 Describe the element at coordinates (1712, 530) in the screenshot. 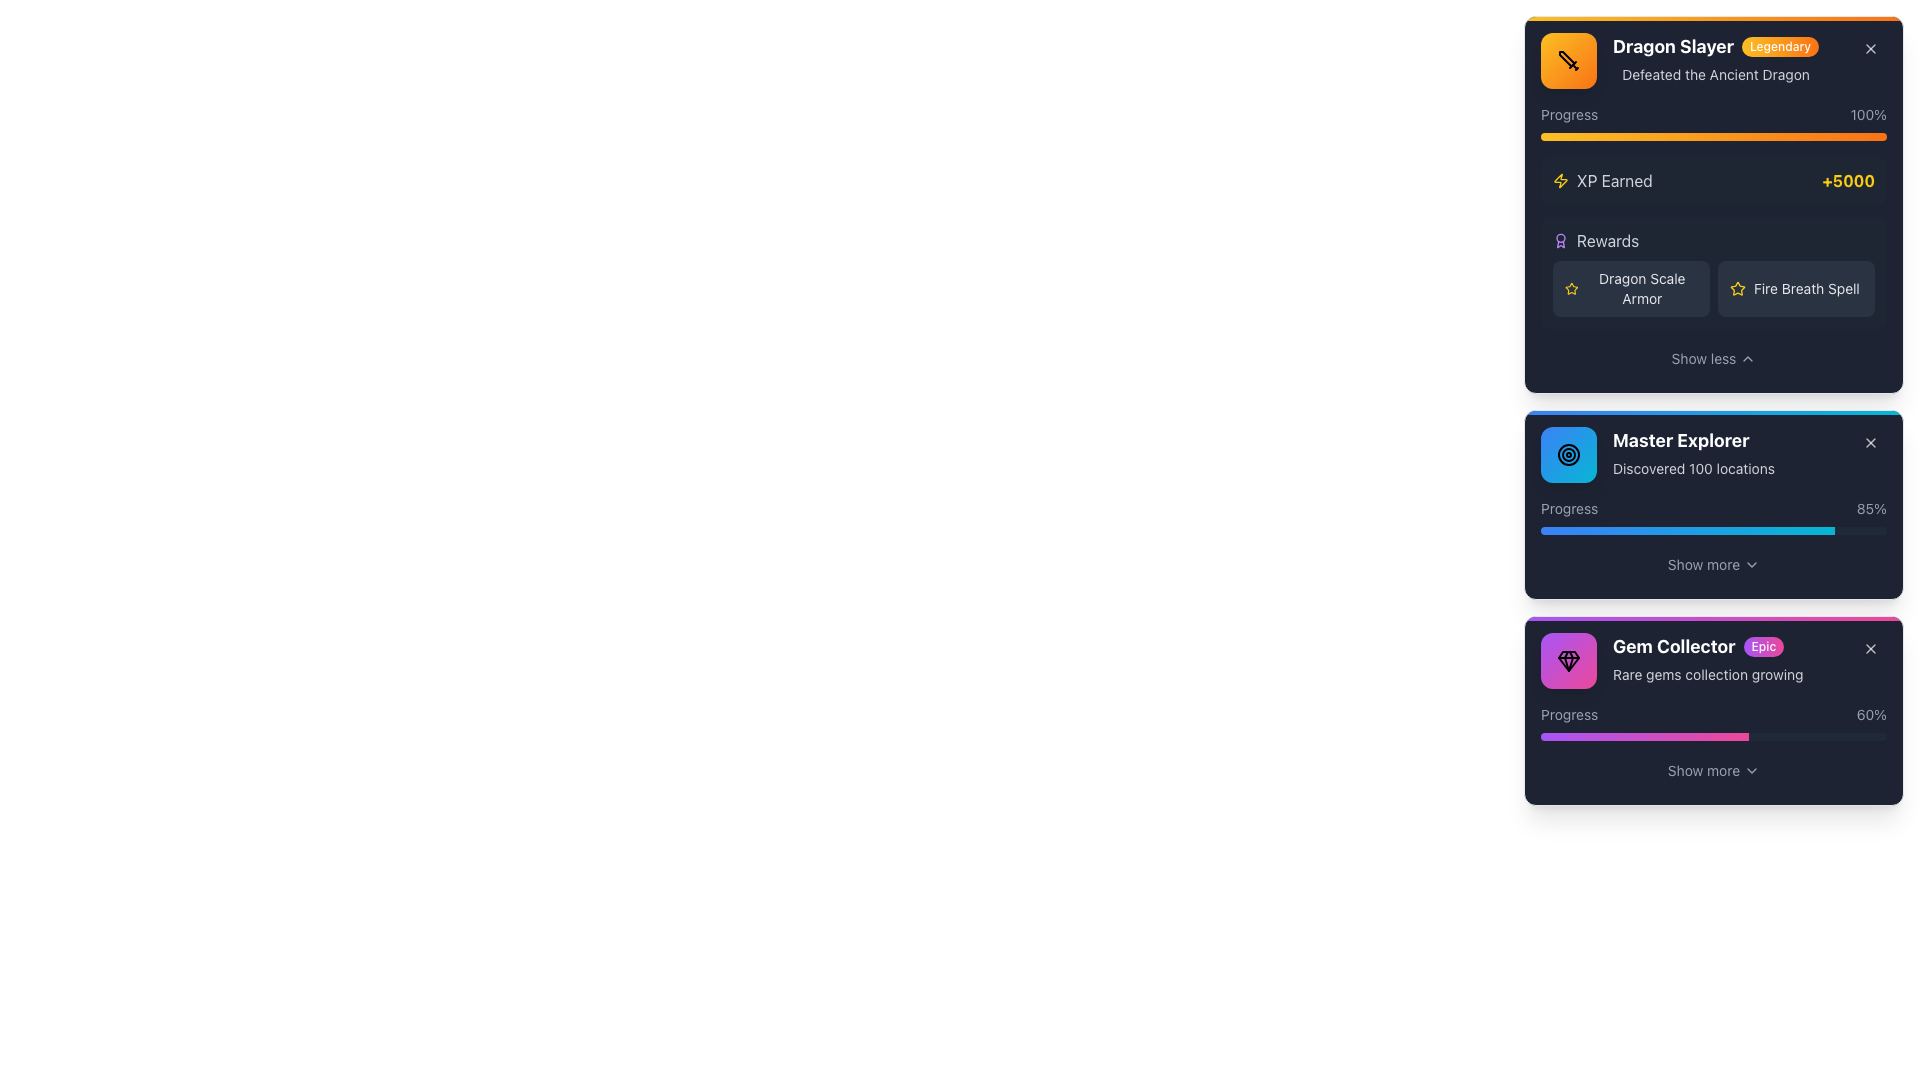

I see `the first progress bar indicating 85% progress in the 'Master Explorer' section, located directly under the 'Progress' label` at that location.